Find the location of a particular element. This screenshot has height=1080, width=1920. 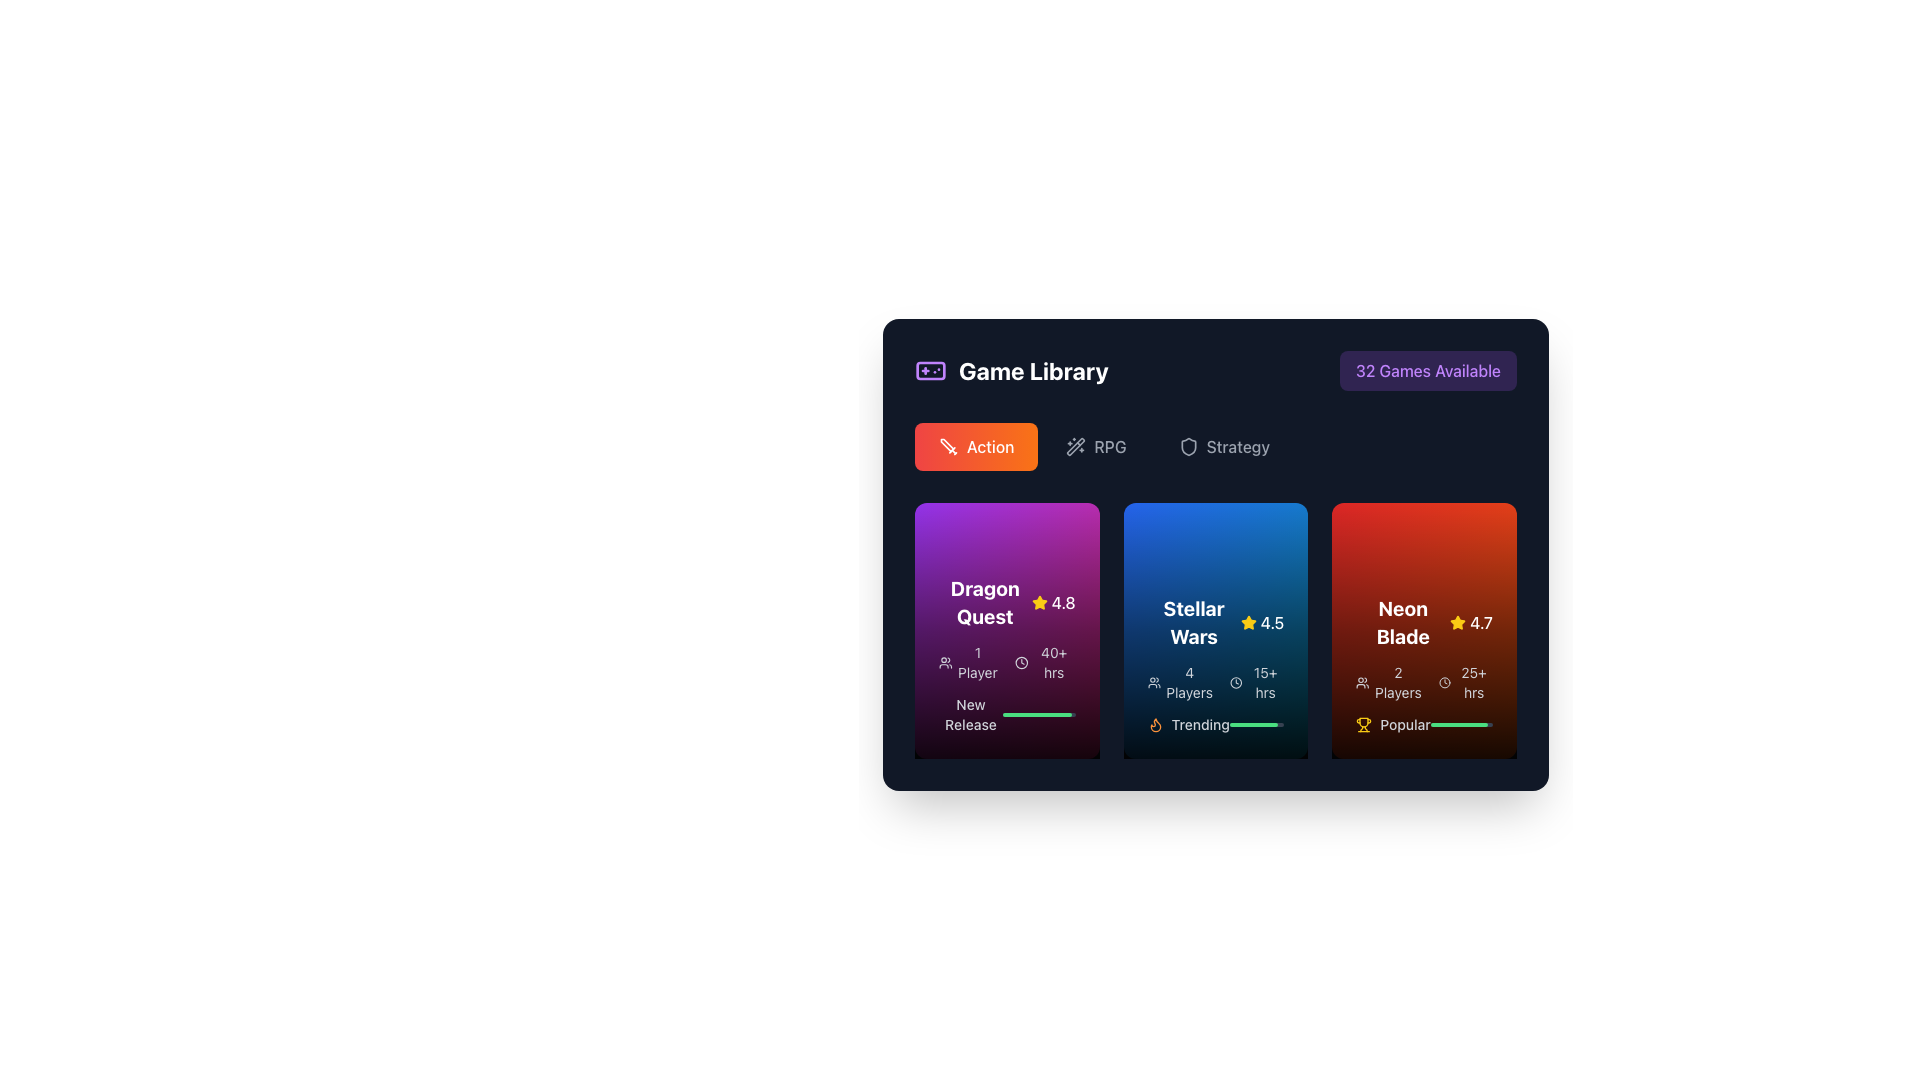

the 'New Release' text within the progress bar indicator located in the 'Dragon Quest' card is located at coordinates (1007, 713).